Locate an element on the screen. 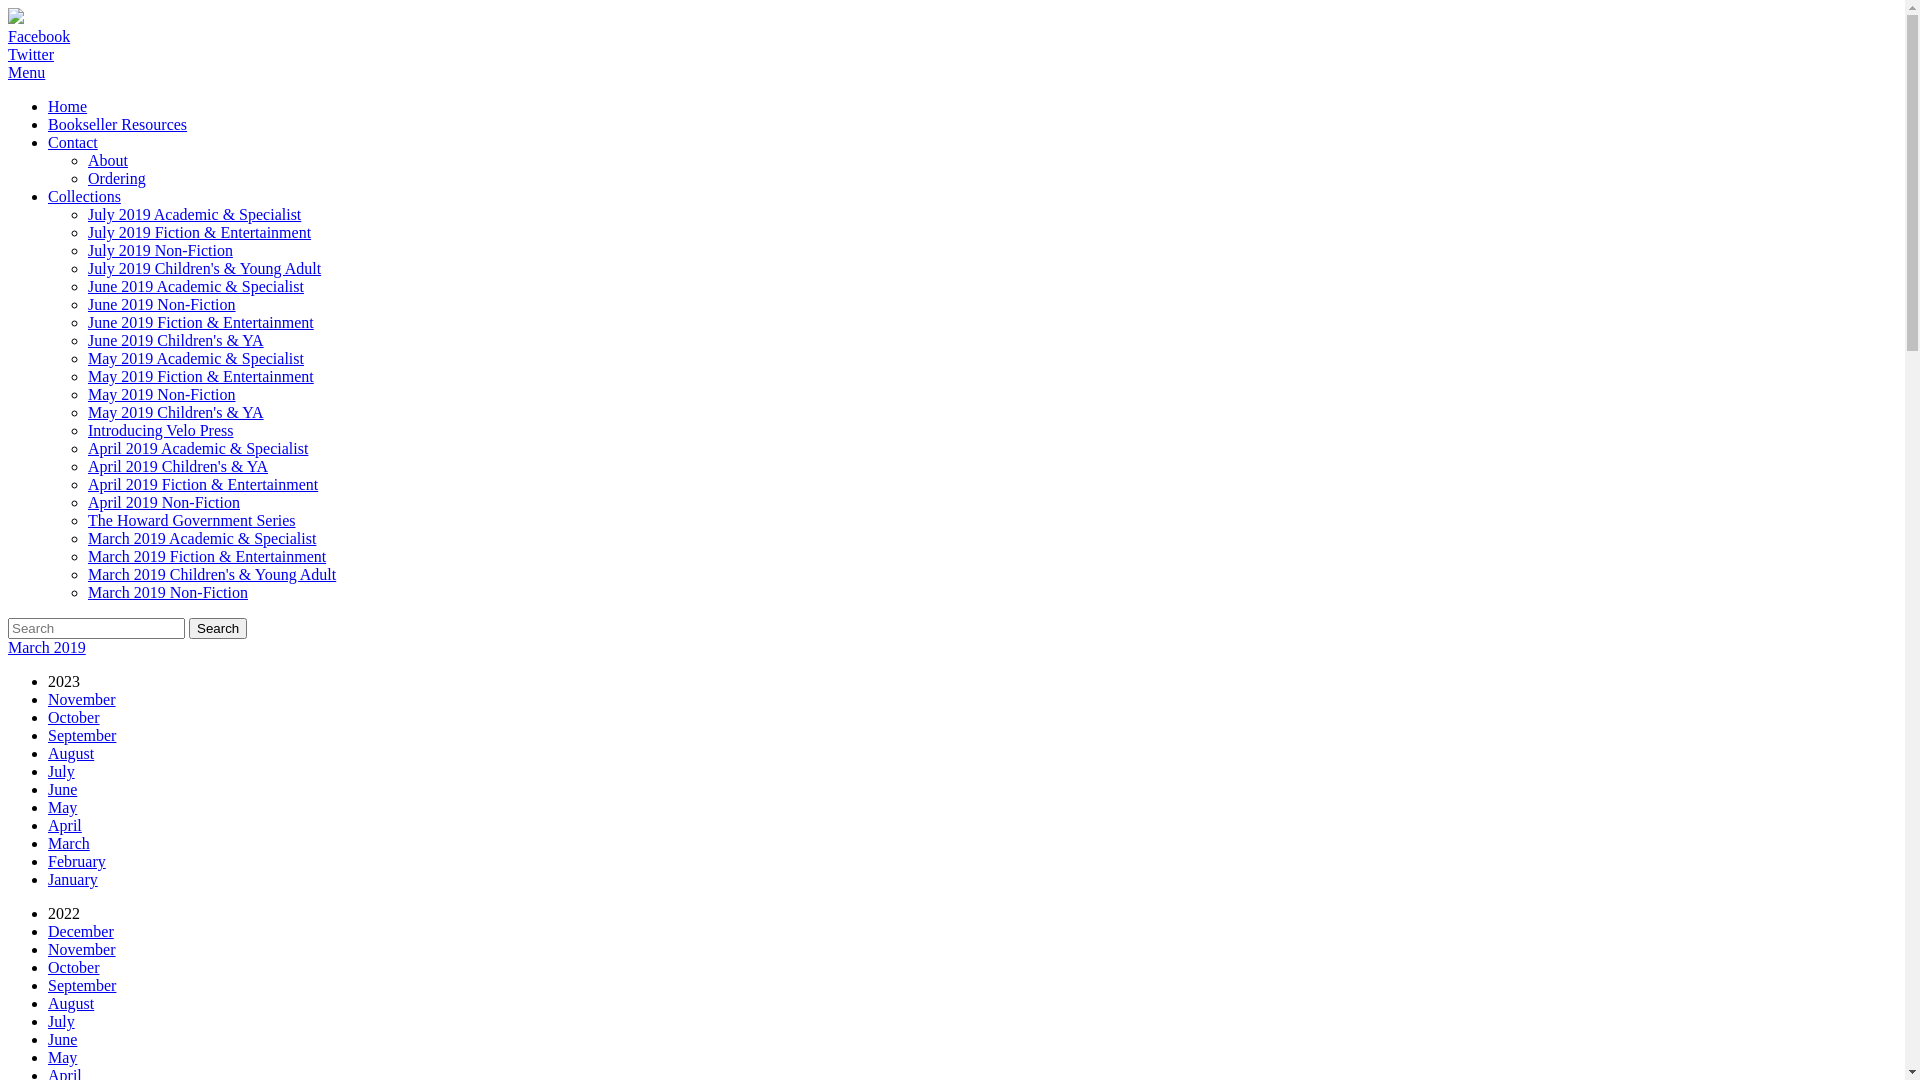 The width and height of the screenshot is (1920, 1080). 'April 2019 Academic & Specialist' is located at coordinates (86, 447).